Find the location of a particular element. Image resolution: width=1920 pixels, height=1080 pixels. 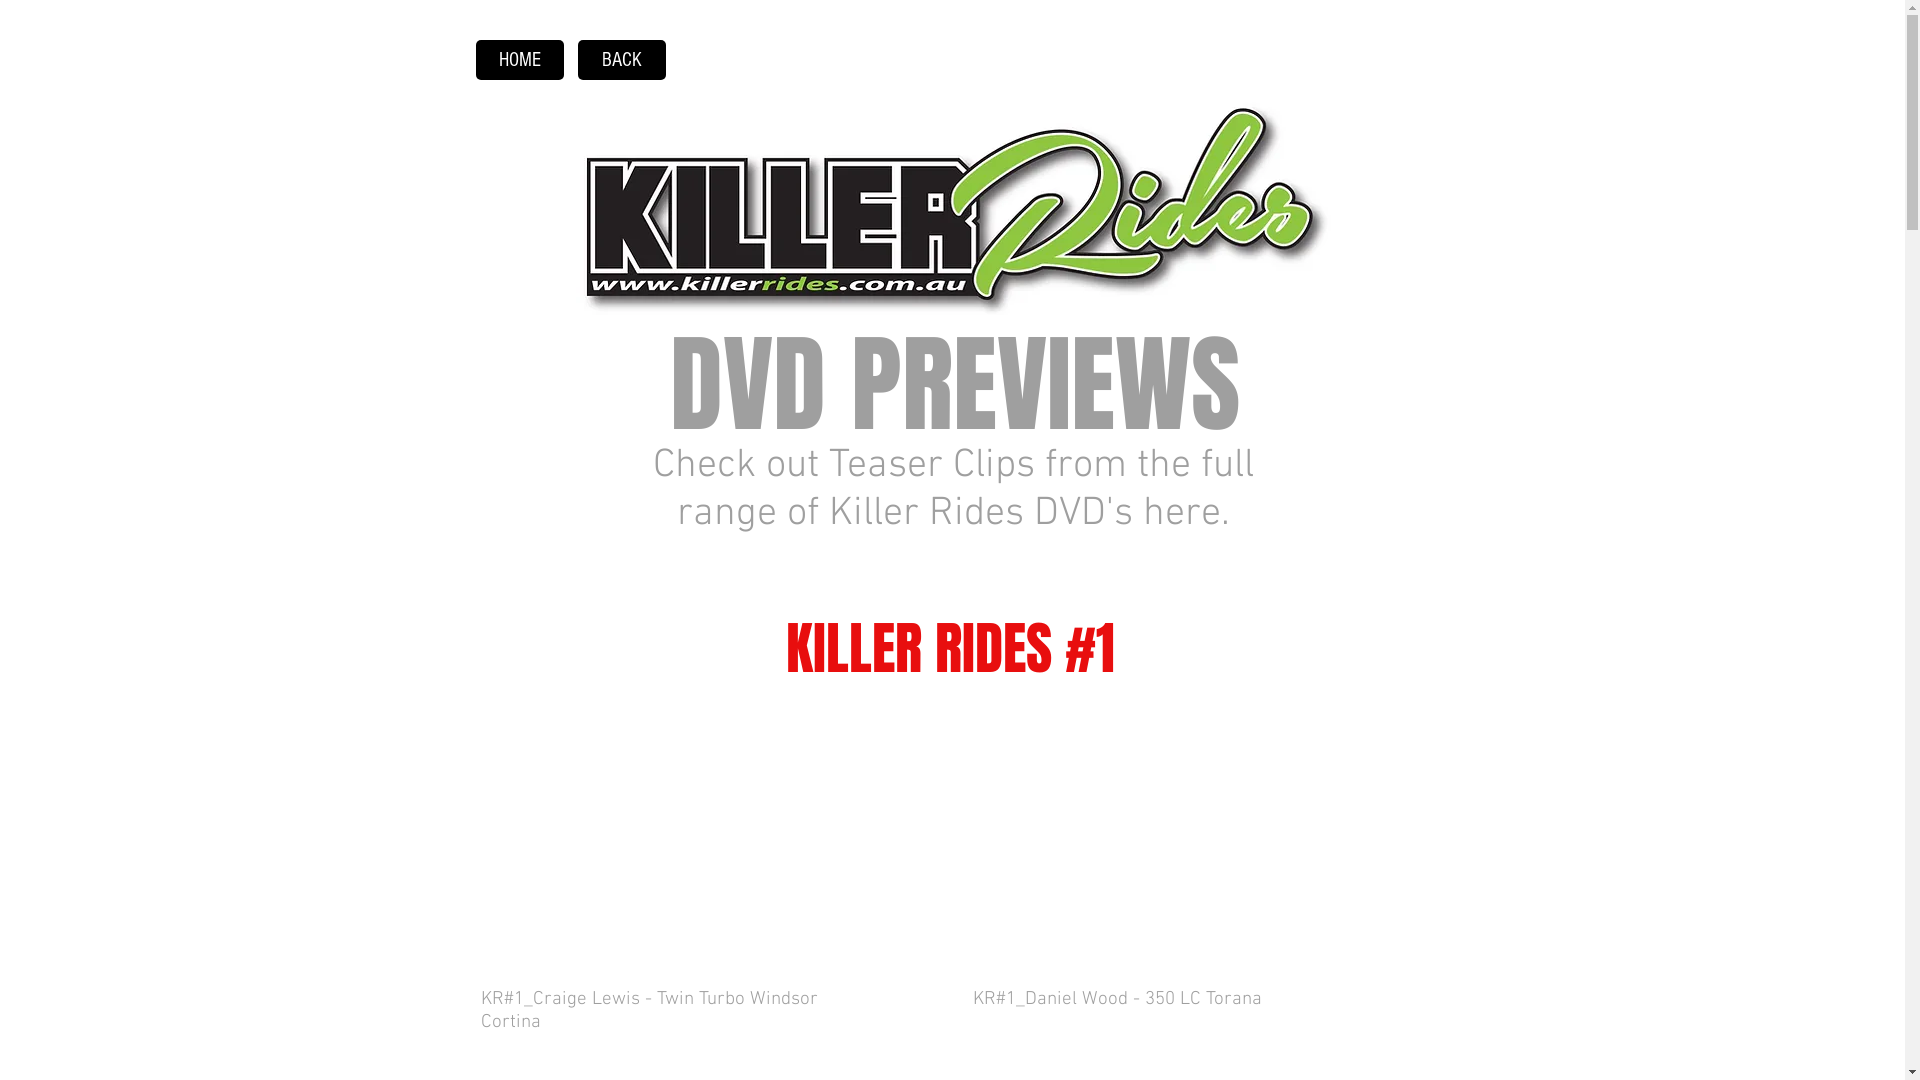

'HOME' is located at coordinates (519, 59).